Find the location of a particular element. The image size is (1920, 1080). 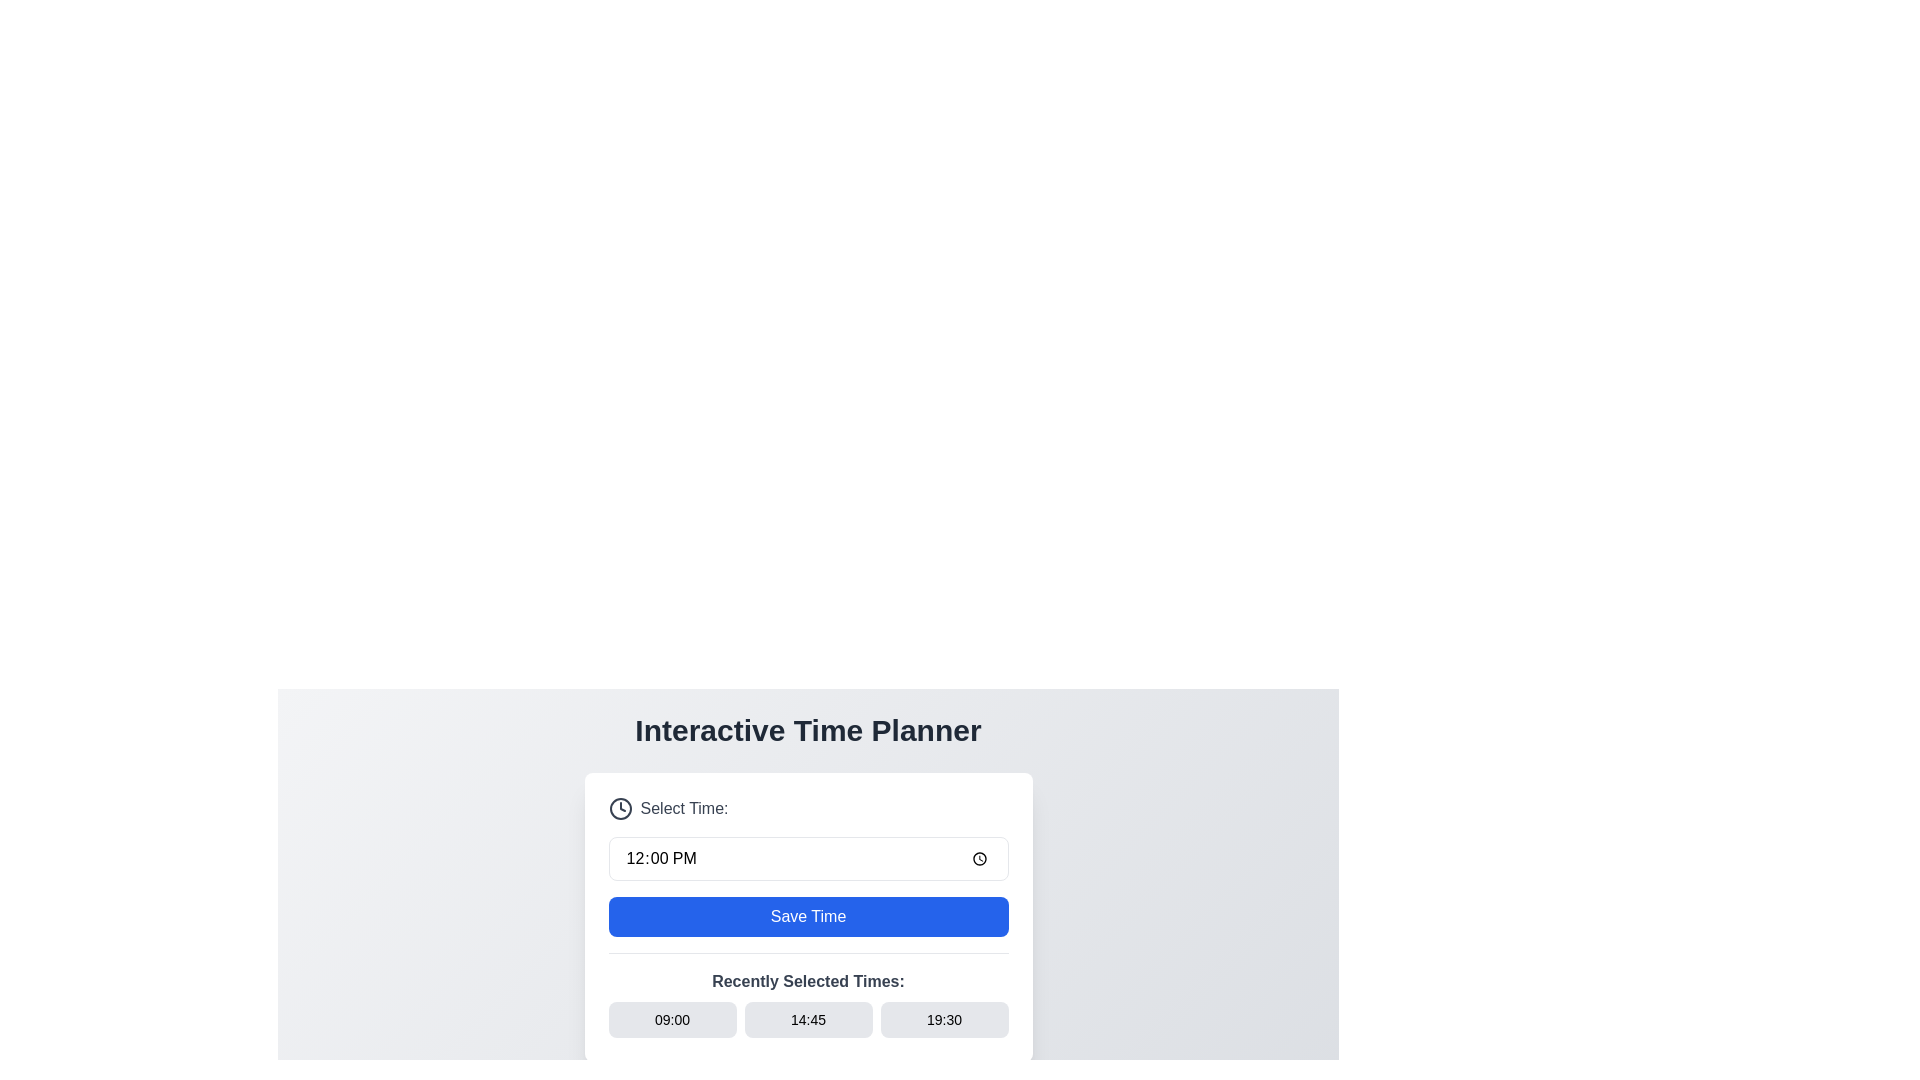

the button located below the time selection input field is located at coordinates (808, 917).